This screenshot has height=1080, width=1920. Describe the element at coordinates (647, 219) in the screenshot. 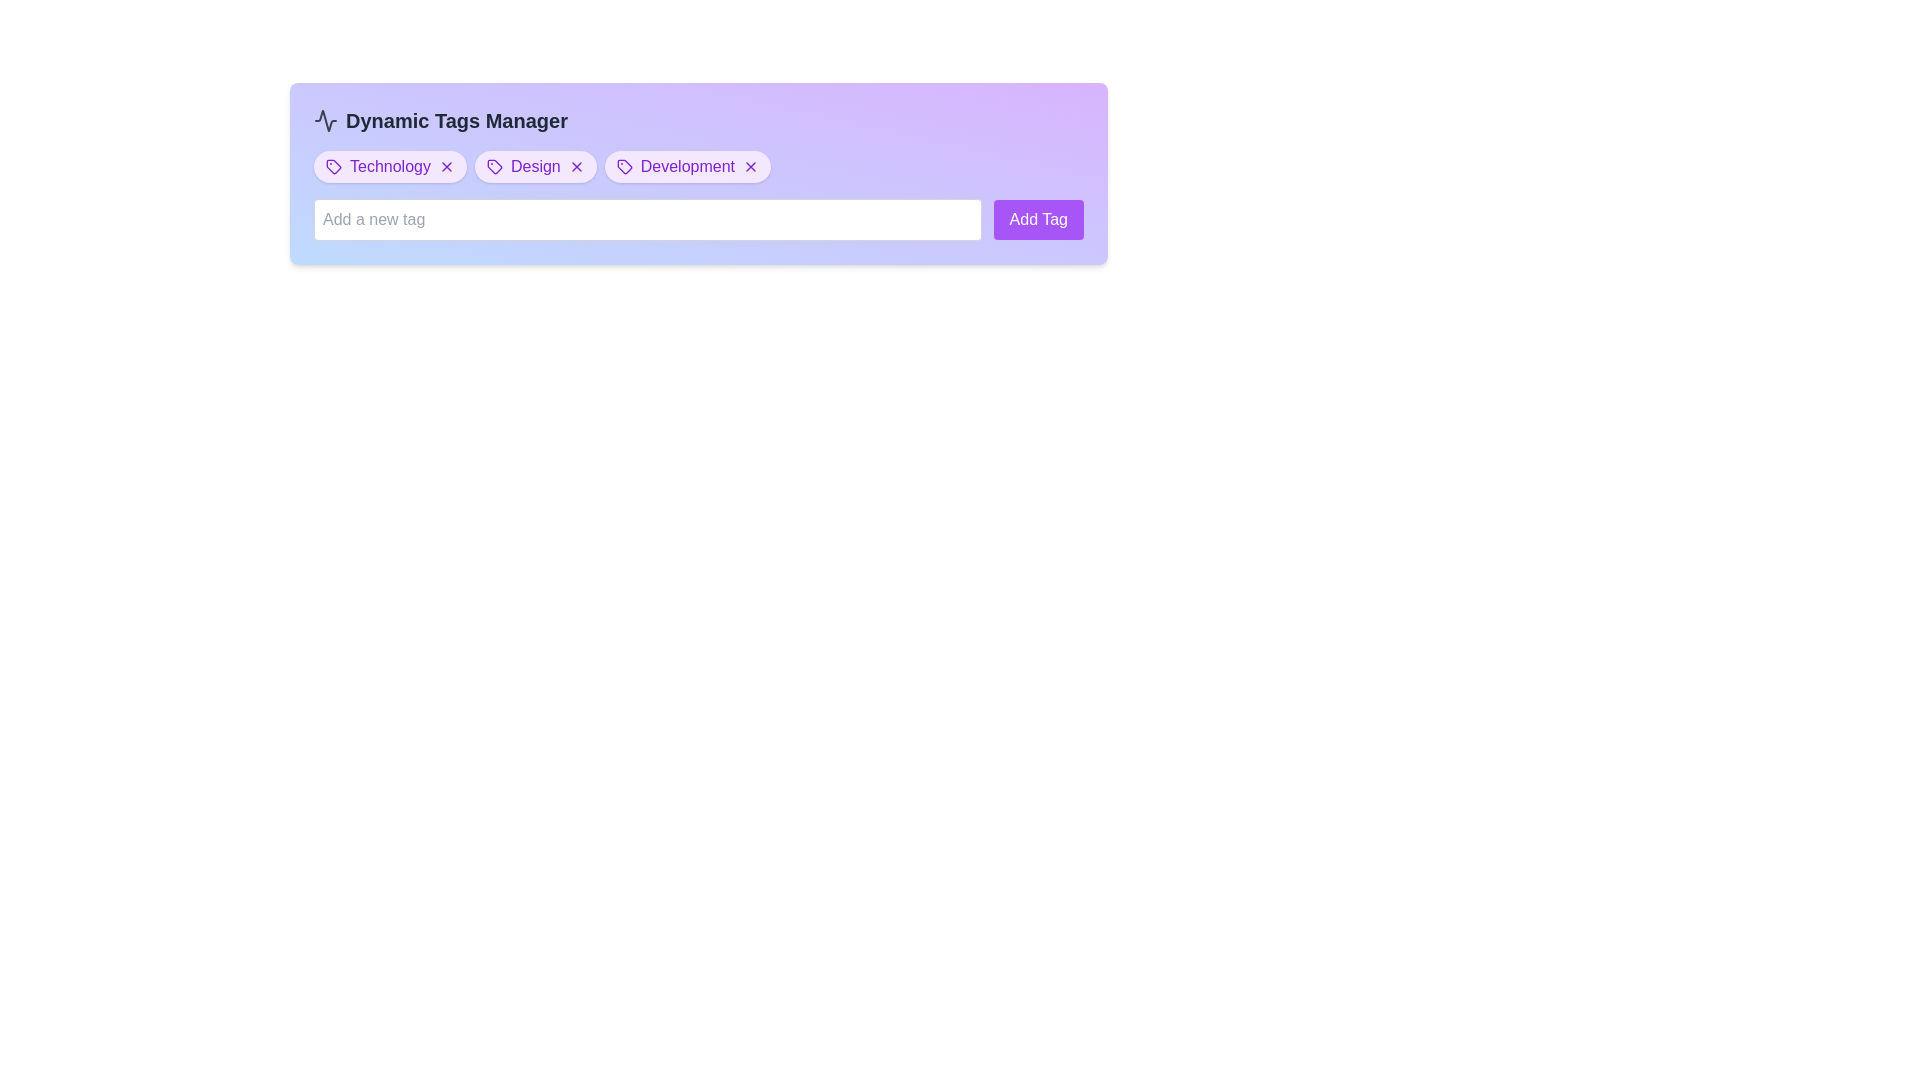

I see `the input field labeled 'Add a new tag'` at that location.